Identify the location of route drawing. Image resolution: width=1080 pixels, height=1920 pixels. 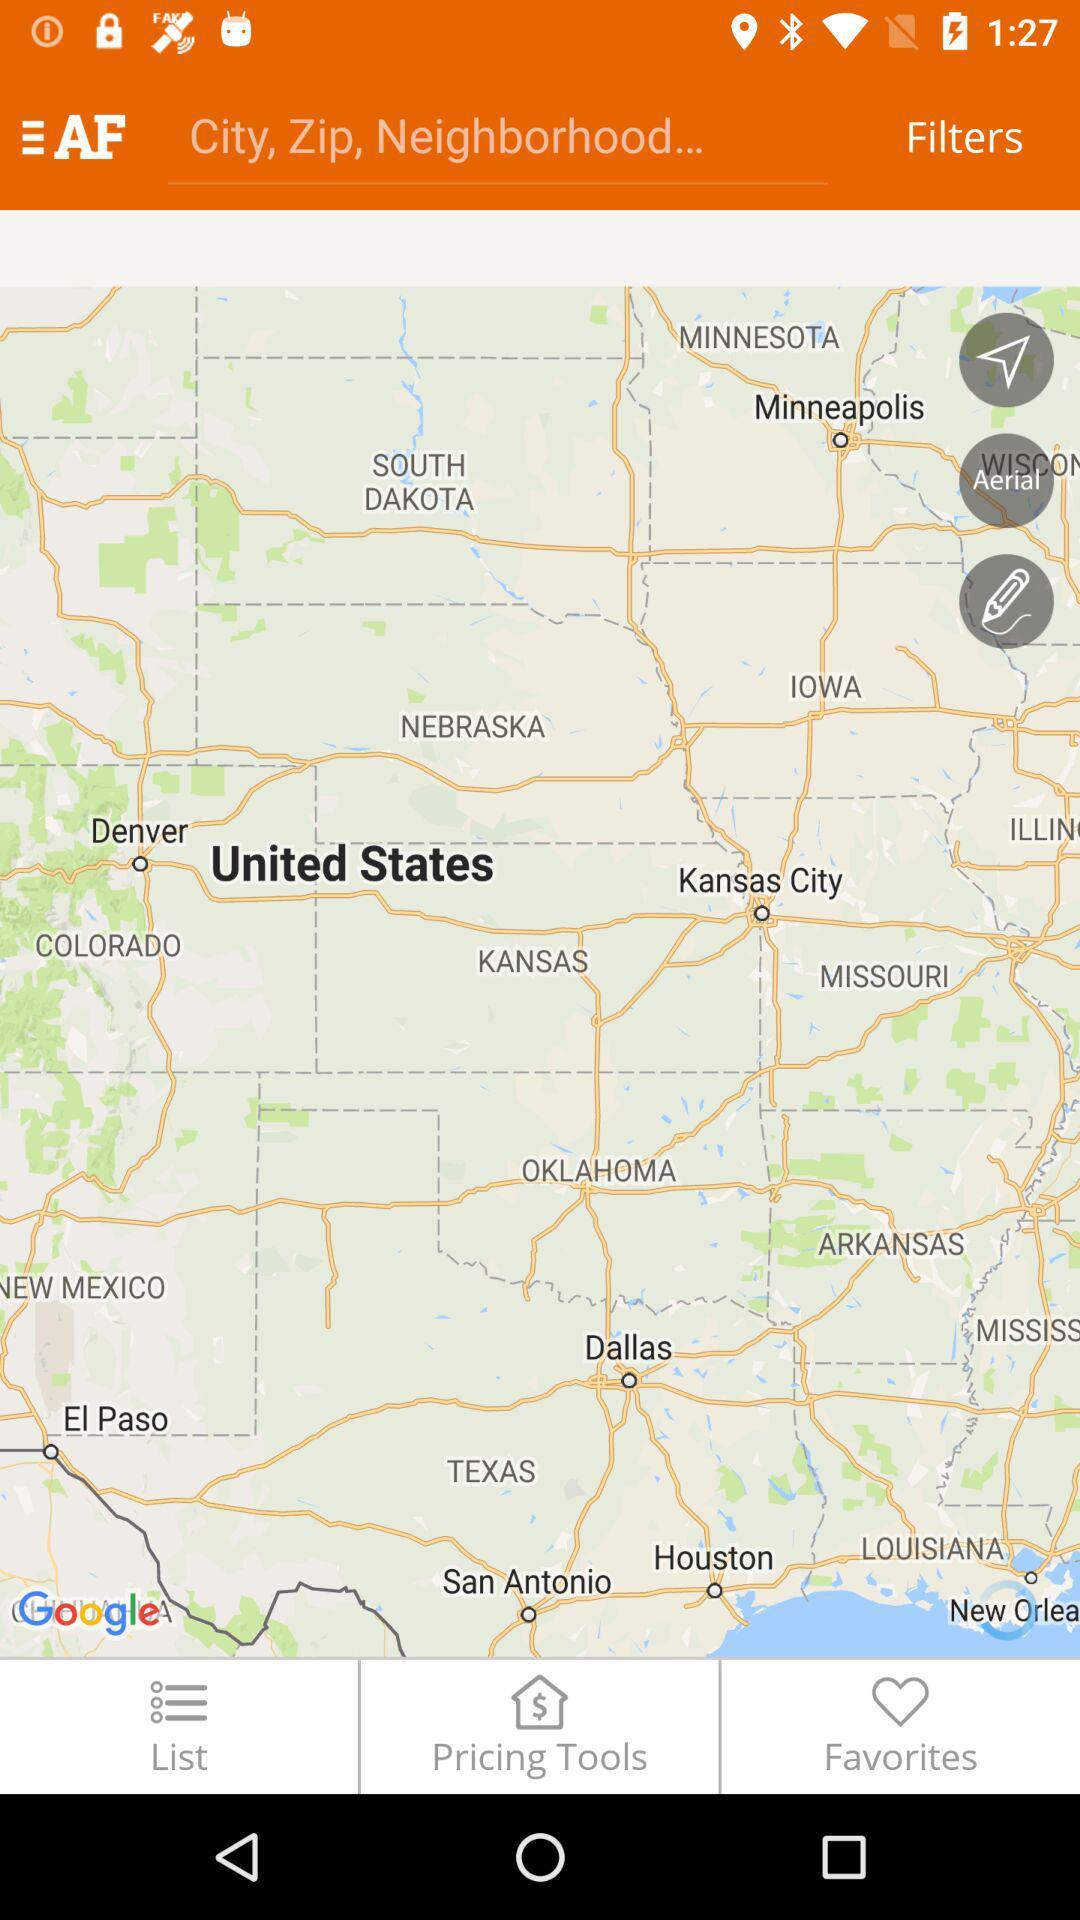
(1006, 600).